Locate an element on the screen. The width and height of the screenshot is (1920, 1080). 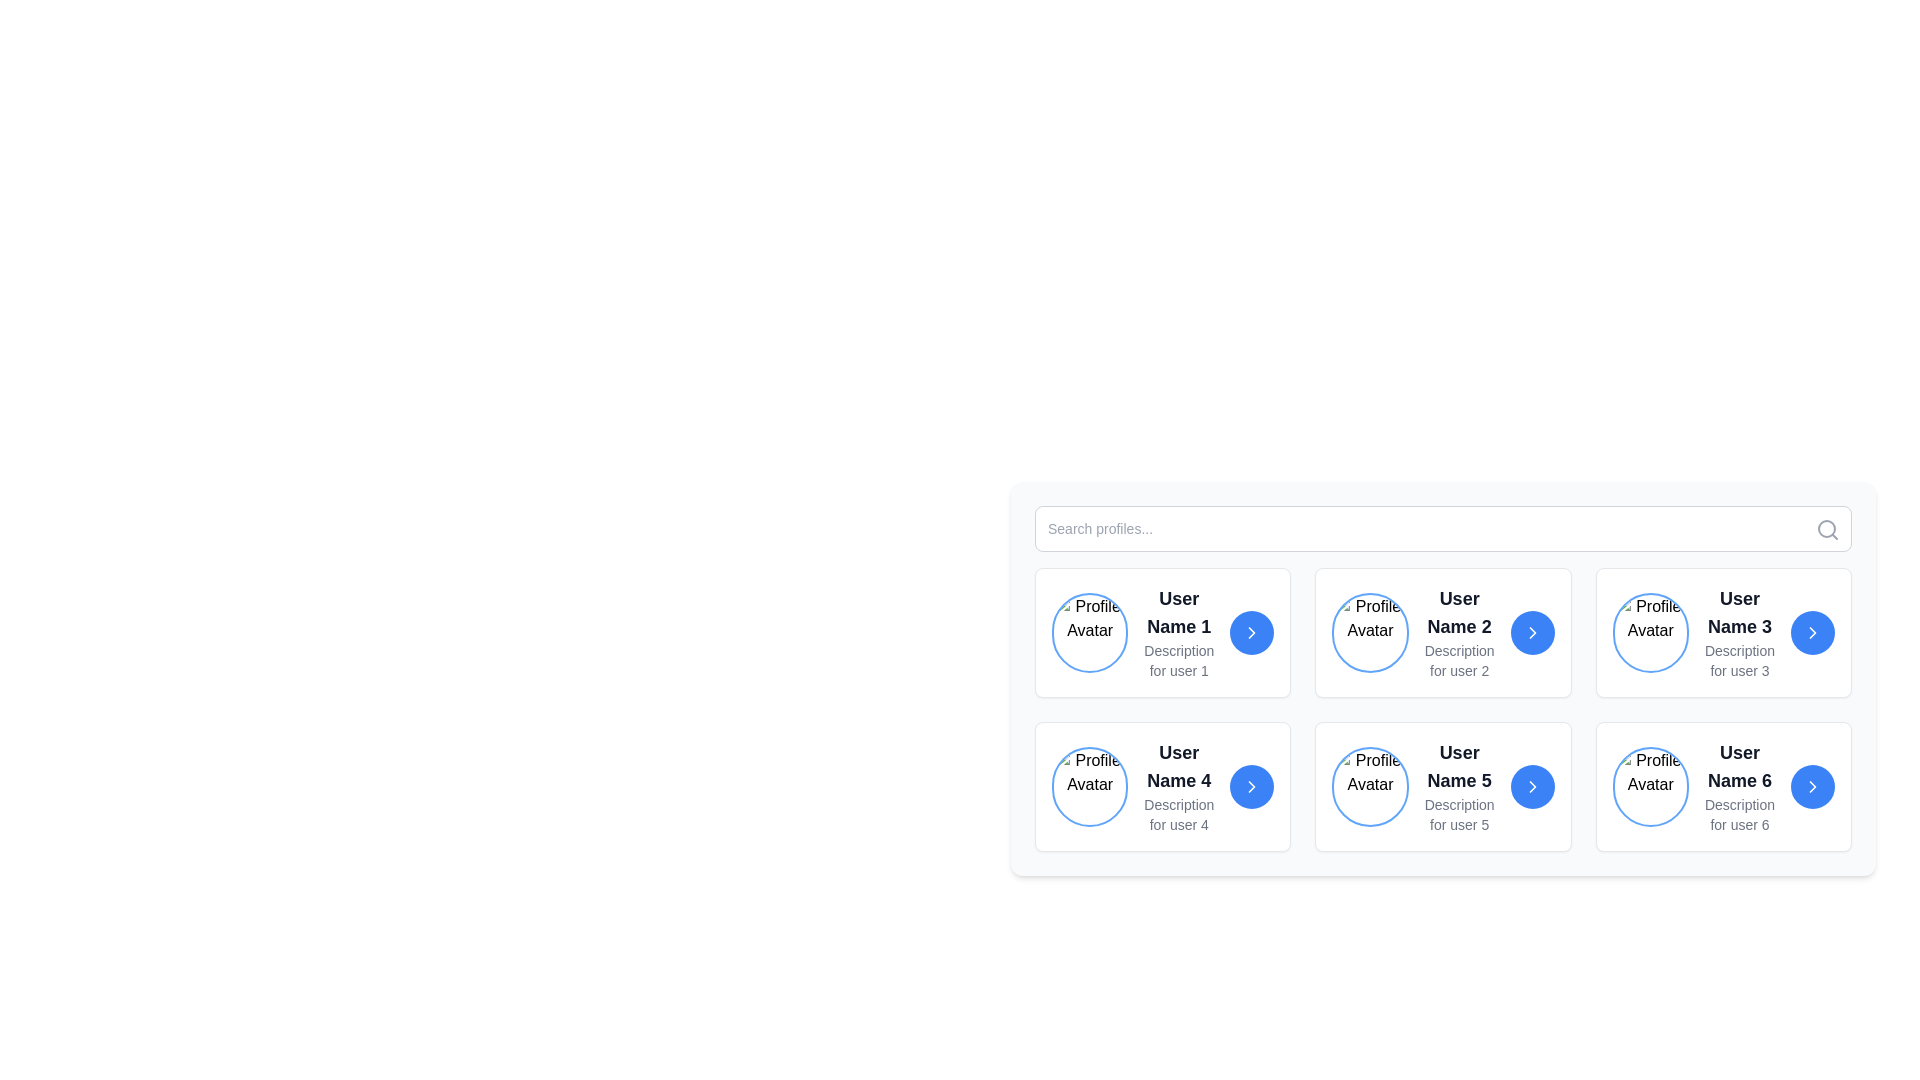
the user name text label element, which is centrally positioned in the user info display card, above the description text 'Description for user 4' is located at coordinates (1179, 766).